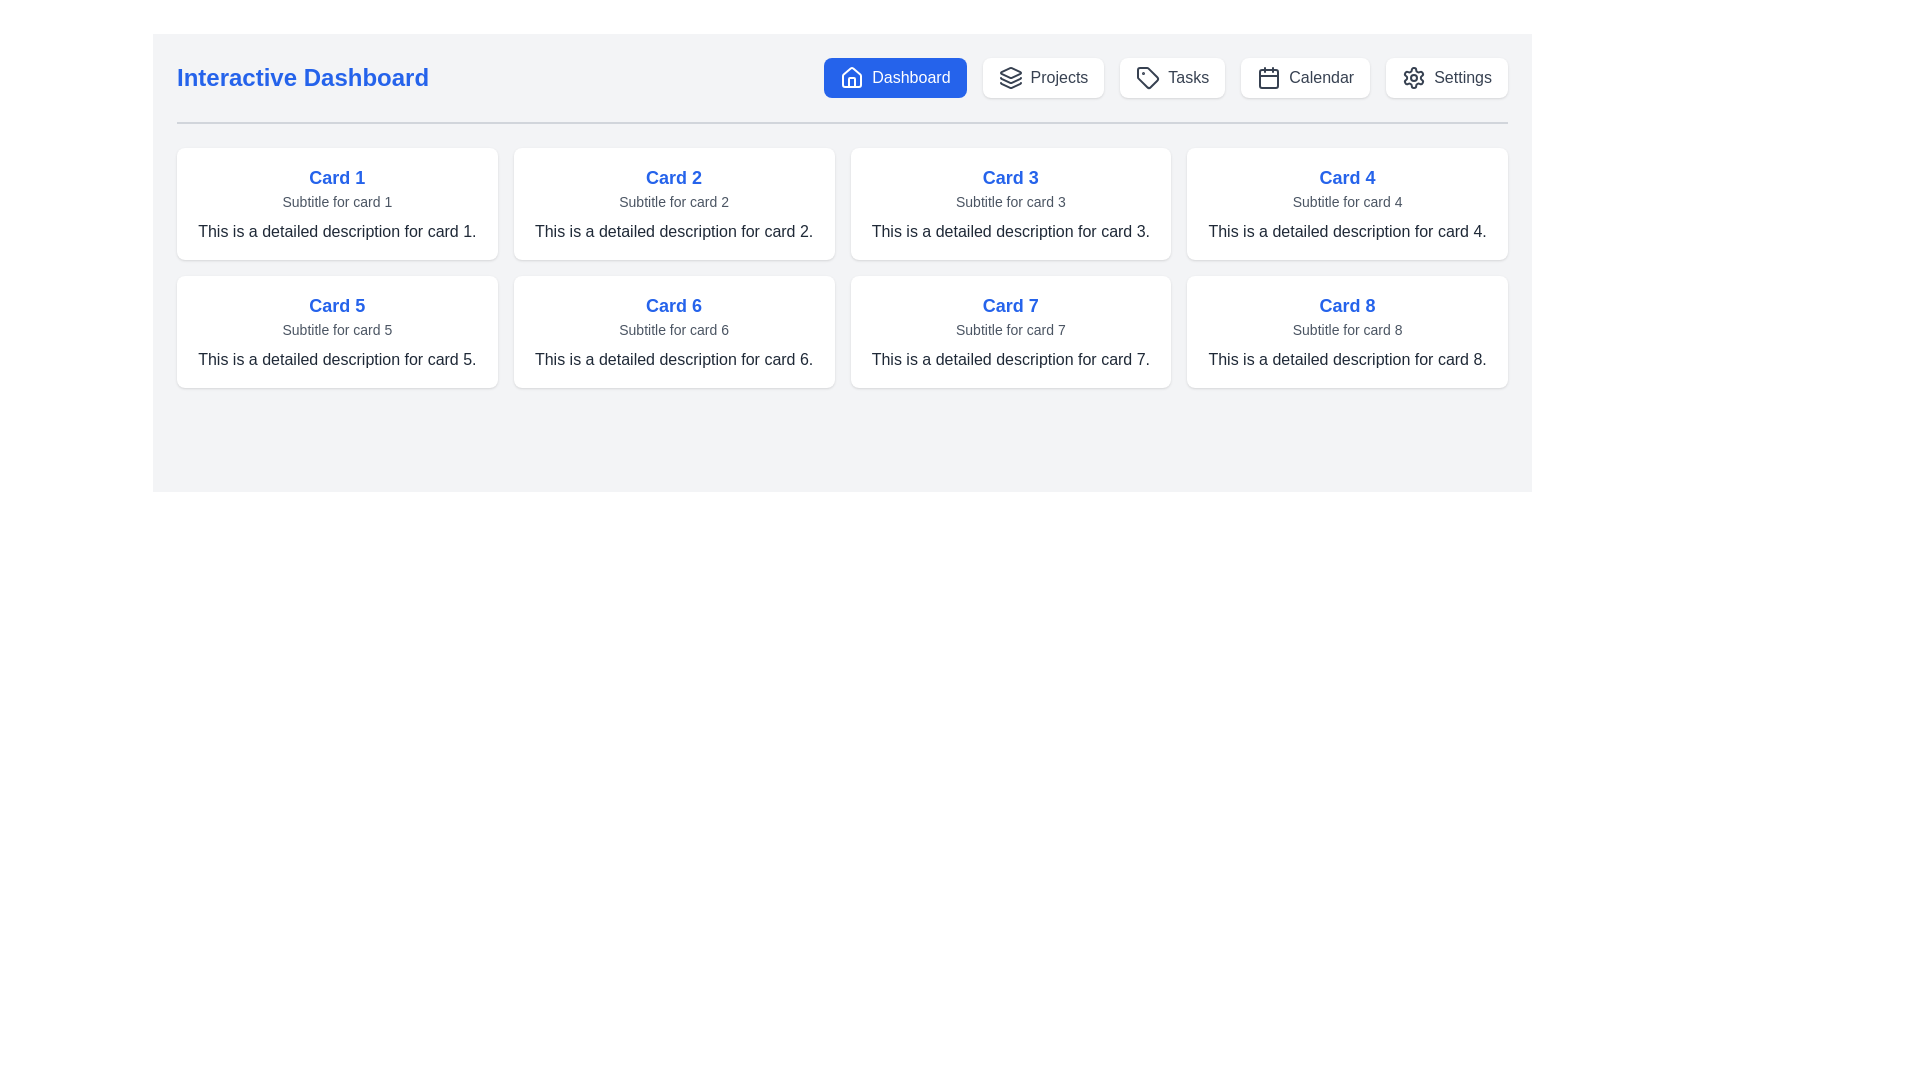 This screenshot has width=1920, height=1080. Describe the element at coordinates (1305, 76) in the screenshot. I see `the 'Calendar' button with a white background and a calendar icon located in the navigation bar, which is the fourth button from the left` at that location.